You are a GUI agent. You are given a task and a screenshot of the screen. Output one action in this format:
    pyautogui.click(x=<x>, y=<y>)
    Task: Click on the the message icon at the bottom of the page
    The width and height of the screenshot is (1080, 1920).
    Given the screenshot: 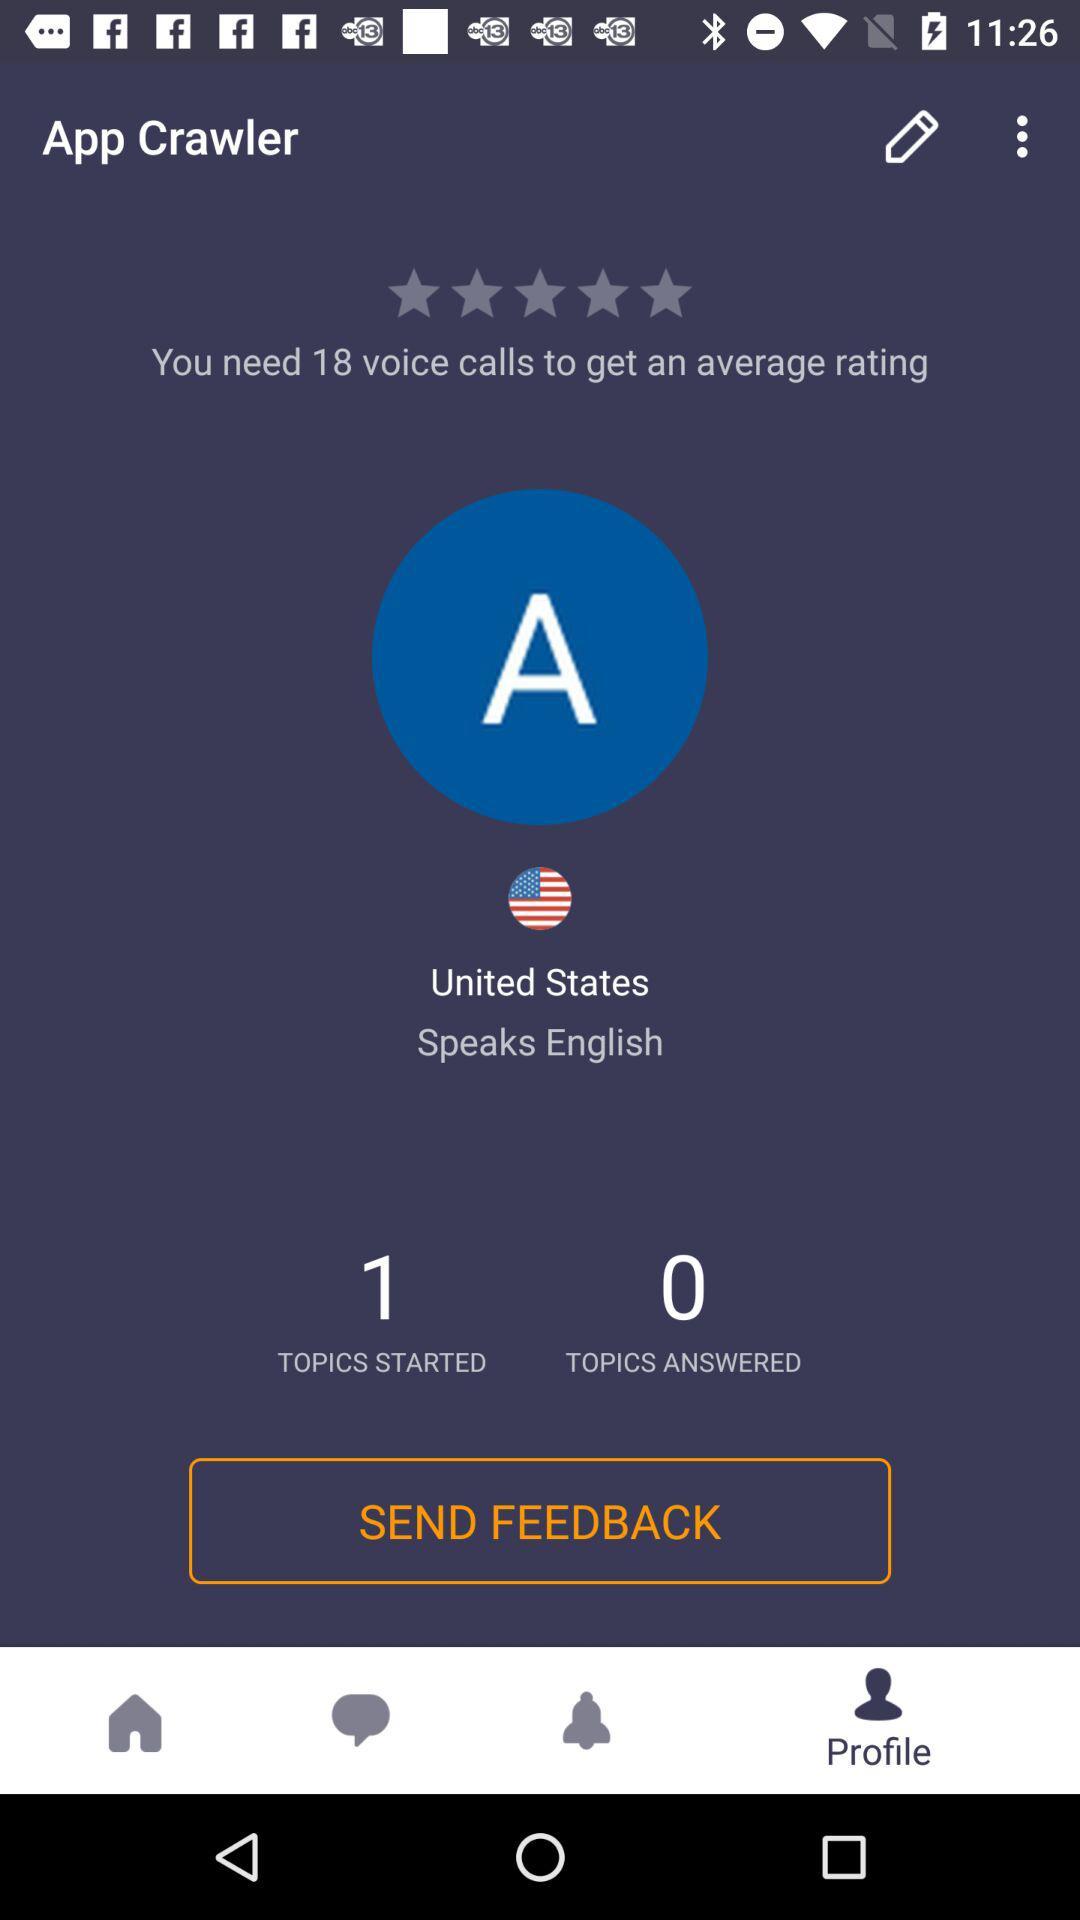 What is the action you would take?
    pyautogui.click(x=361, y=1719)
    